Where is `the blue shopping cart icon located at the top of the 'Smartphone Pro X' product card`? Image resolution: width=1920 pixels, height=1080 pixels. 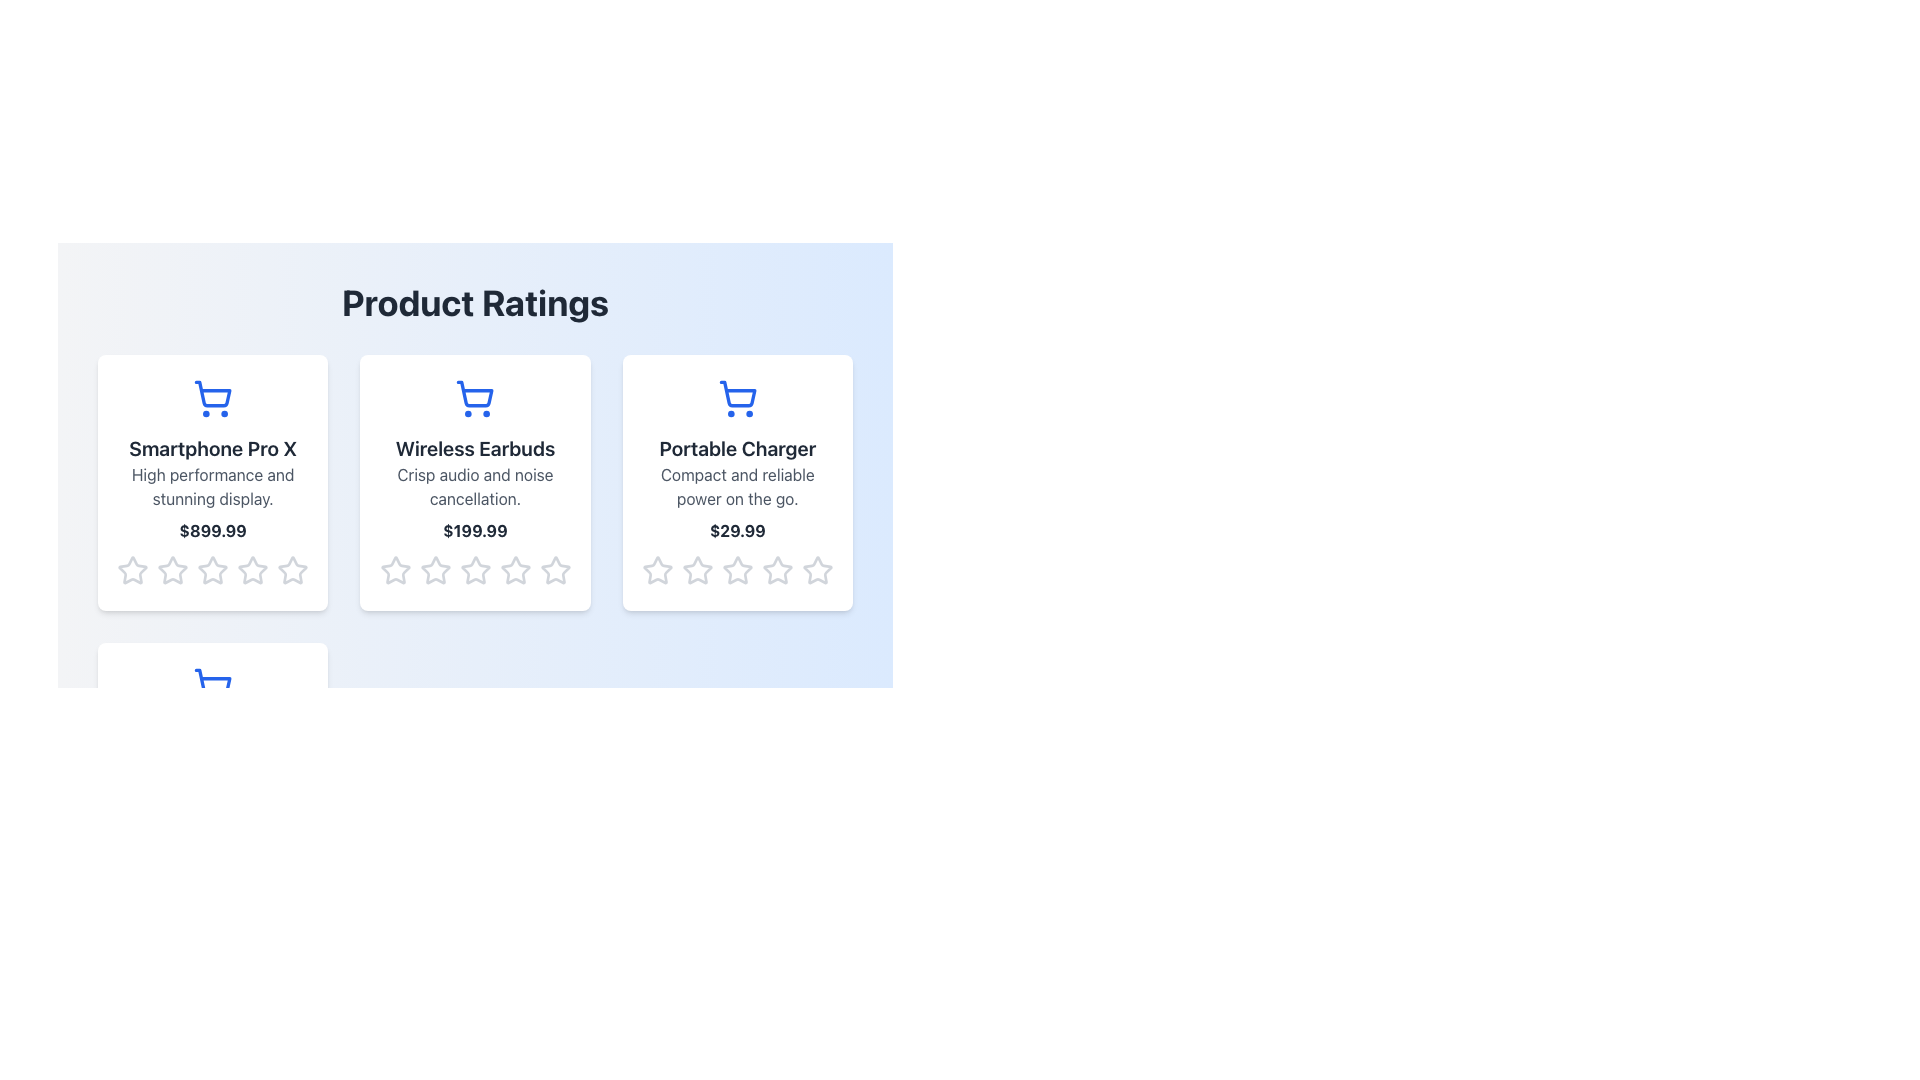
the blue shopping cart icon located at the top of the 'Smartphone Pro X' product card is located at coordinates (213, 398).